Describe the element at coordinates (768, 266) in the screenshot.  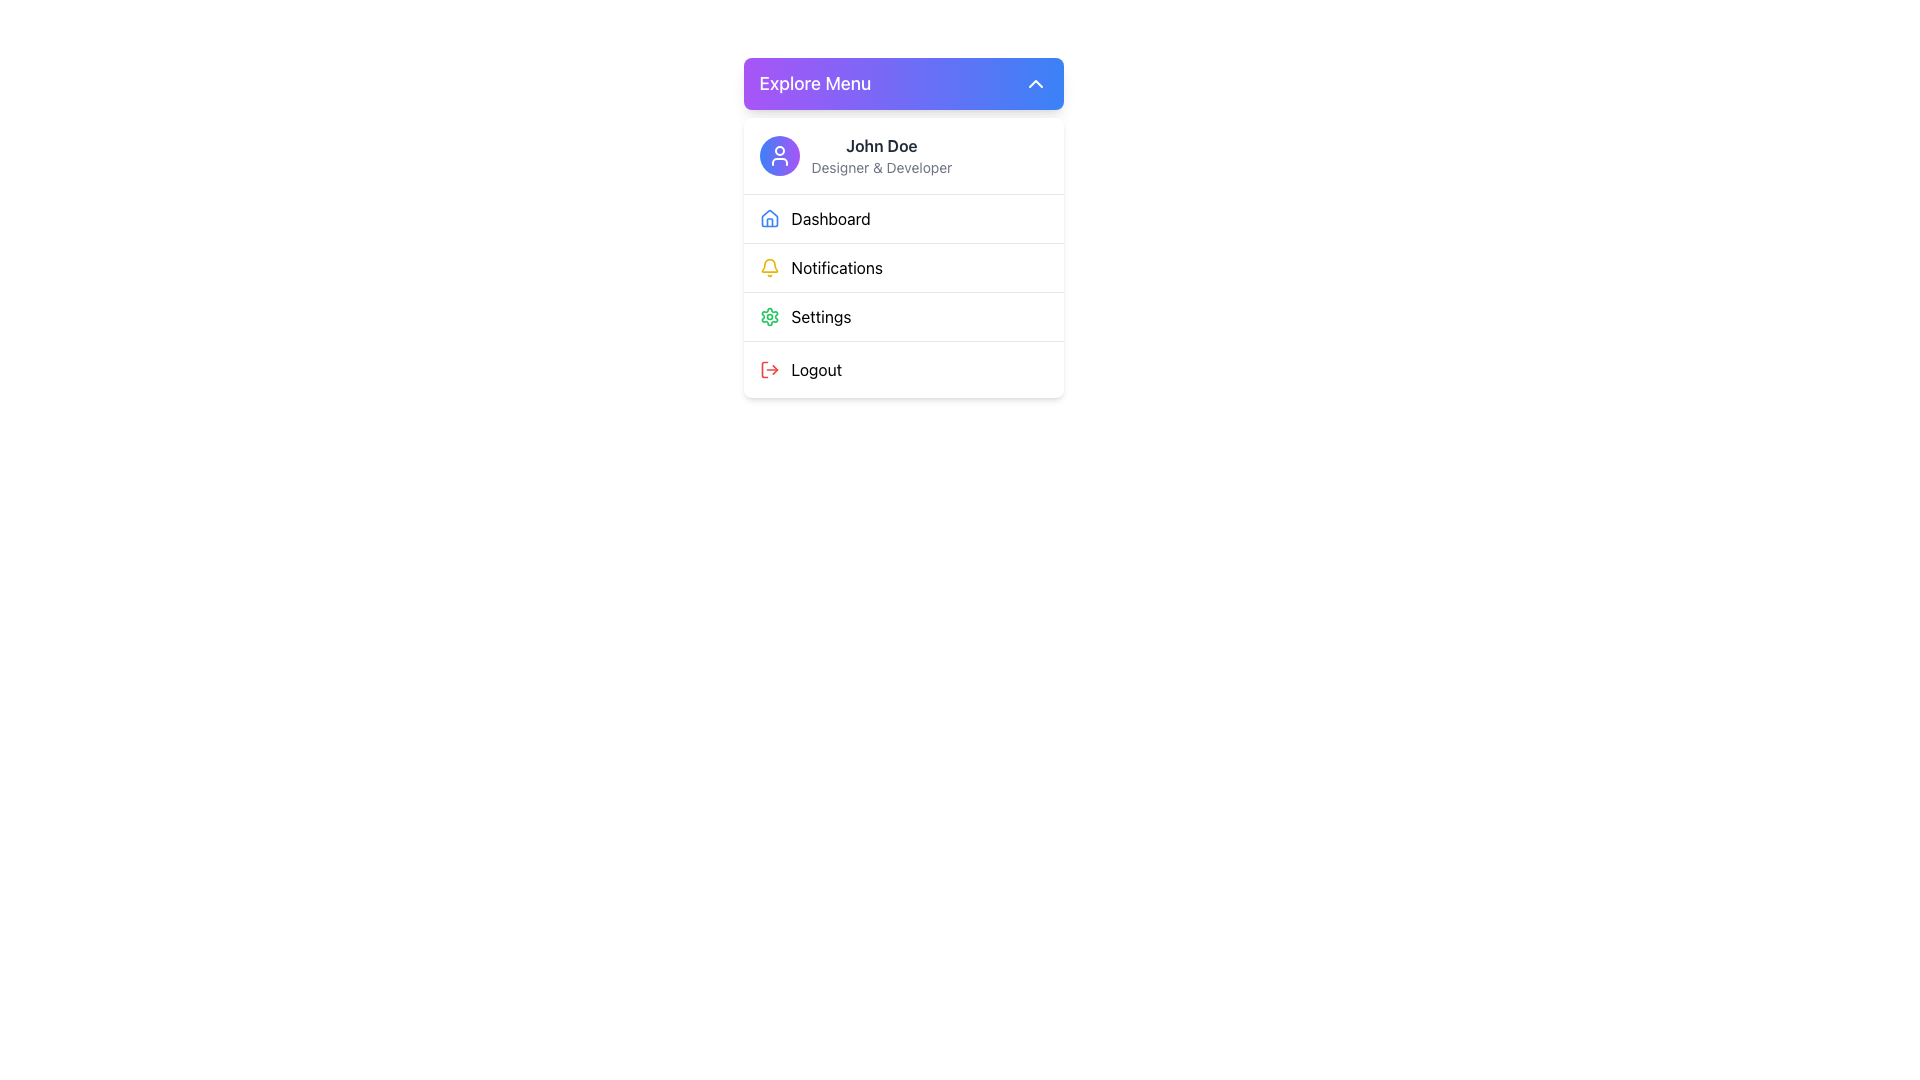
I see `the golden-yellow bell icon in the Notifications menu to trigger a tooltip` at that location.